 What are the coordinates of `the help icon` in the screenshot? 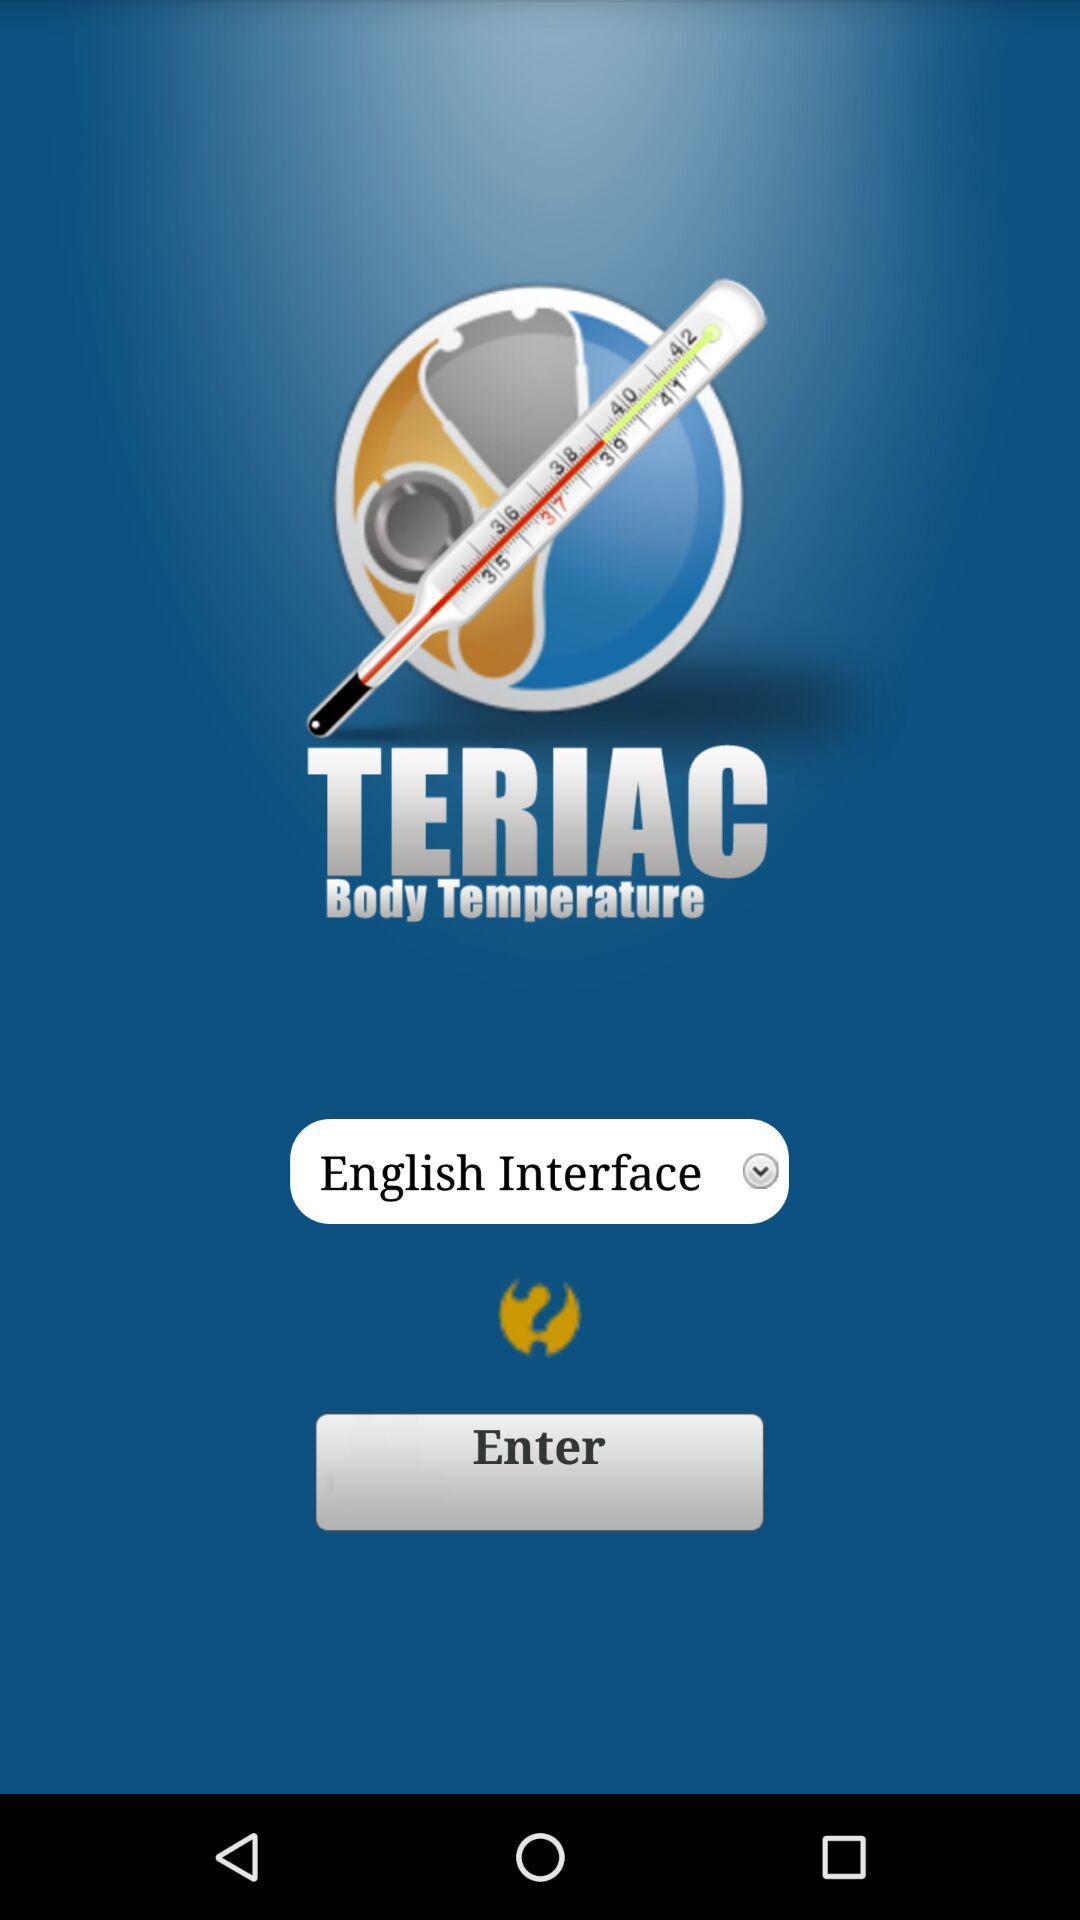 It's located at (540, 1410).